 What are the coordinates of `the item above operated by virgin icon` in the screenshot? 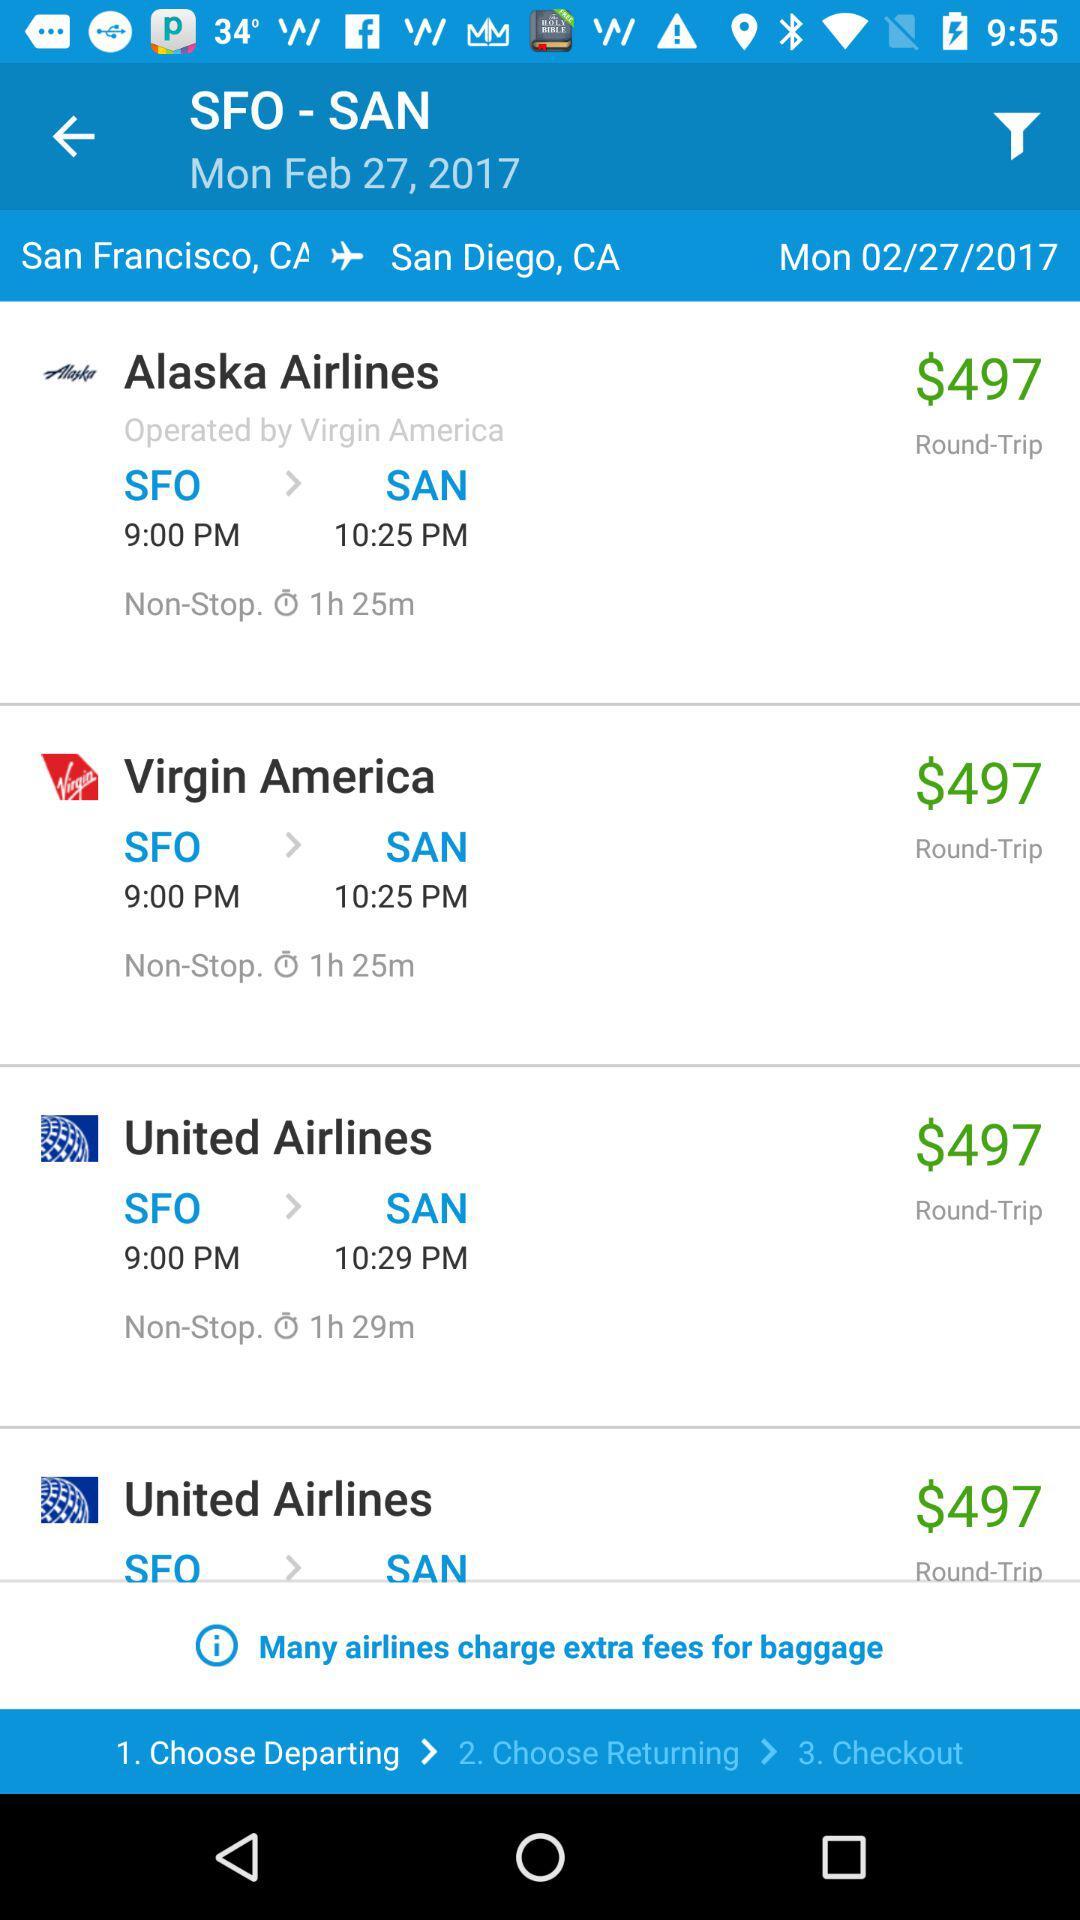 It's located at (507, 370).